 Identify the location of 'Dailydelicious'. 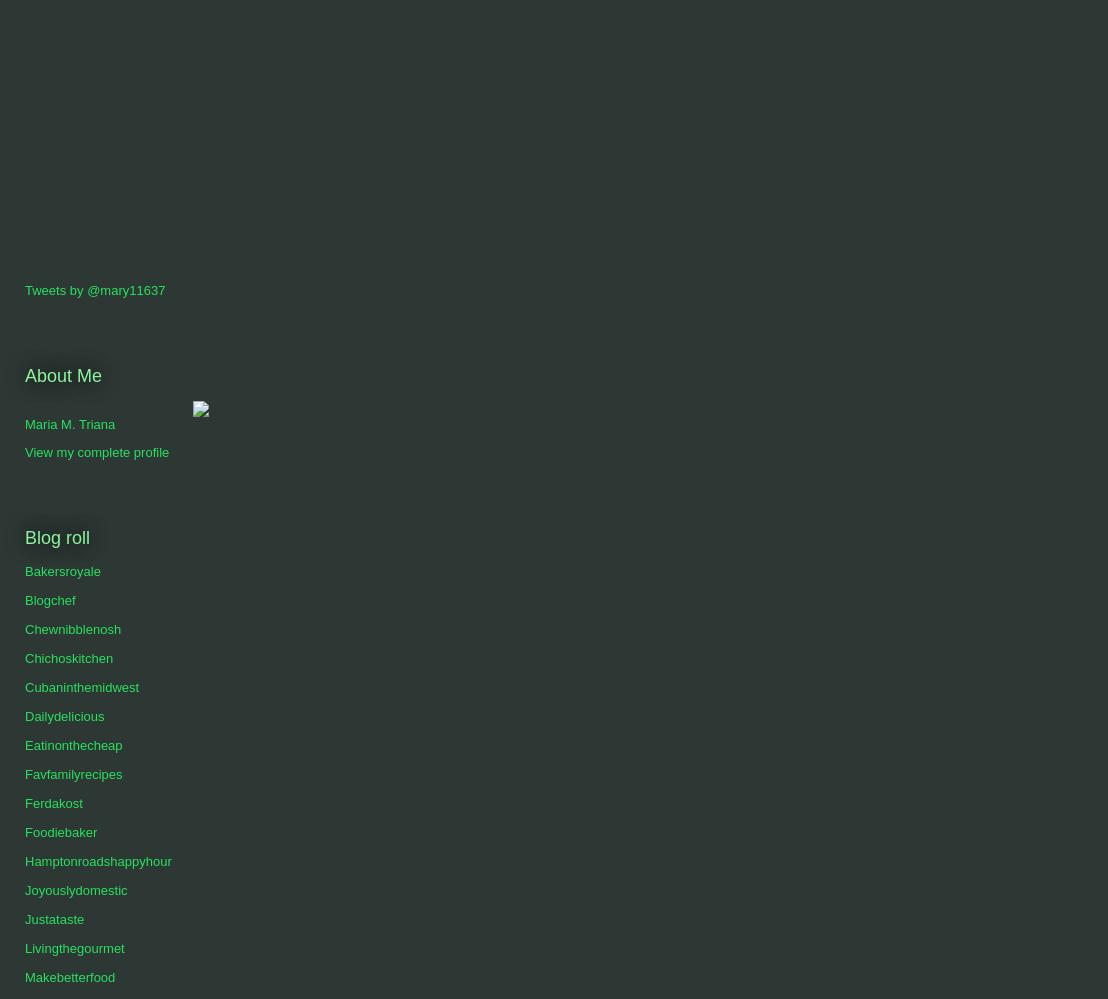
(63, 716).